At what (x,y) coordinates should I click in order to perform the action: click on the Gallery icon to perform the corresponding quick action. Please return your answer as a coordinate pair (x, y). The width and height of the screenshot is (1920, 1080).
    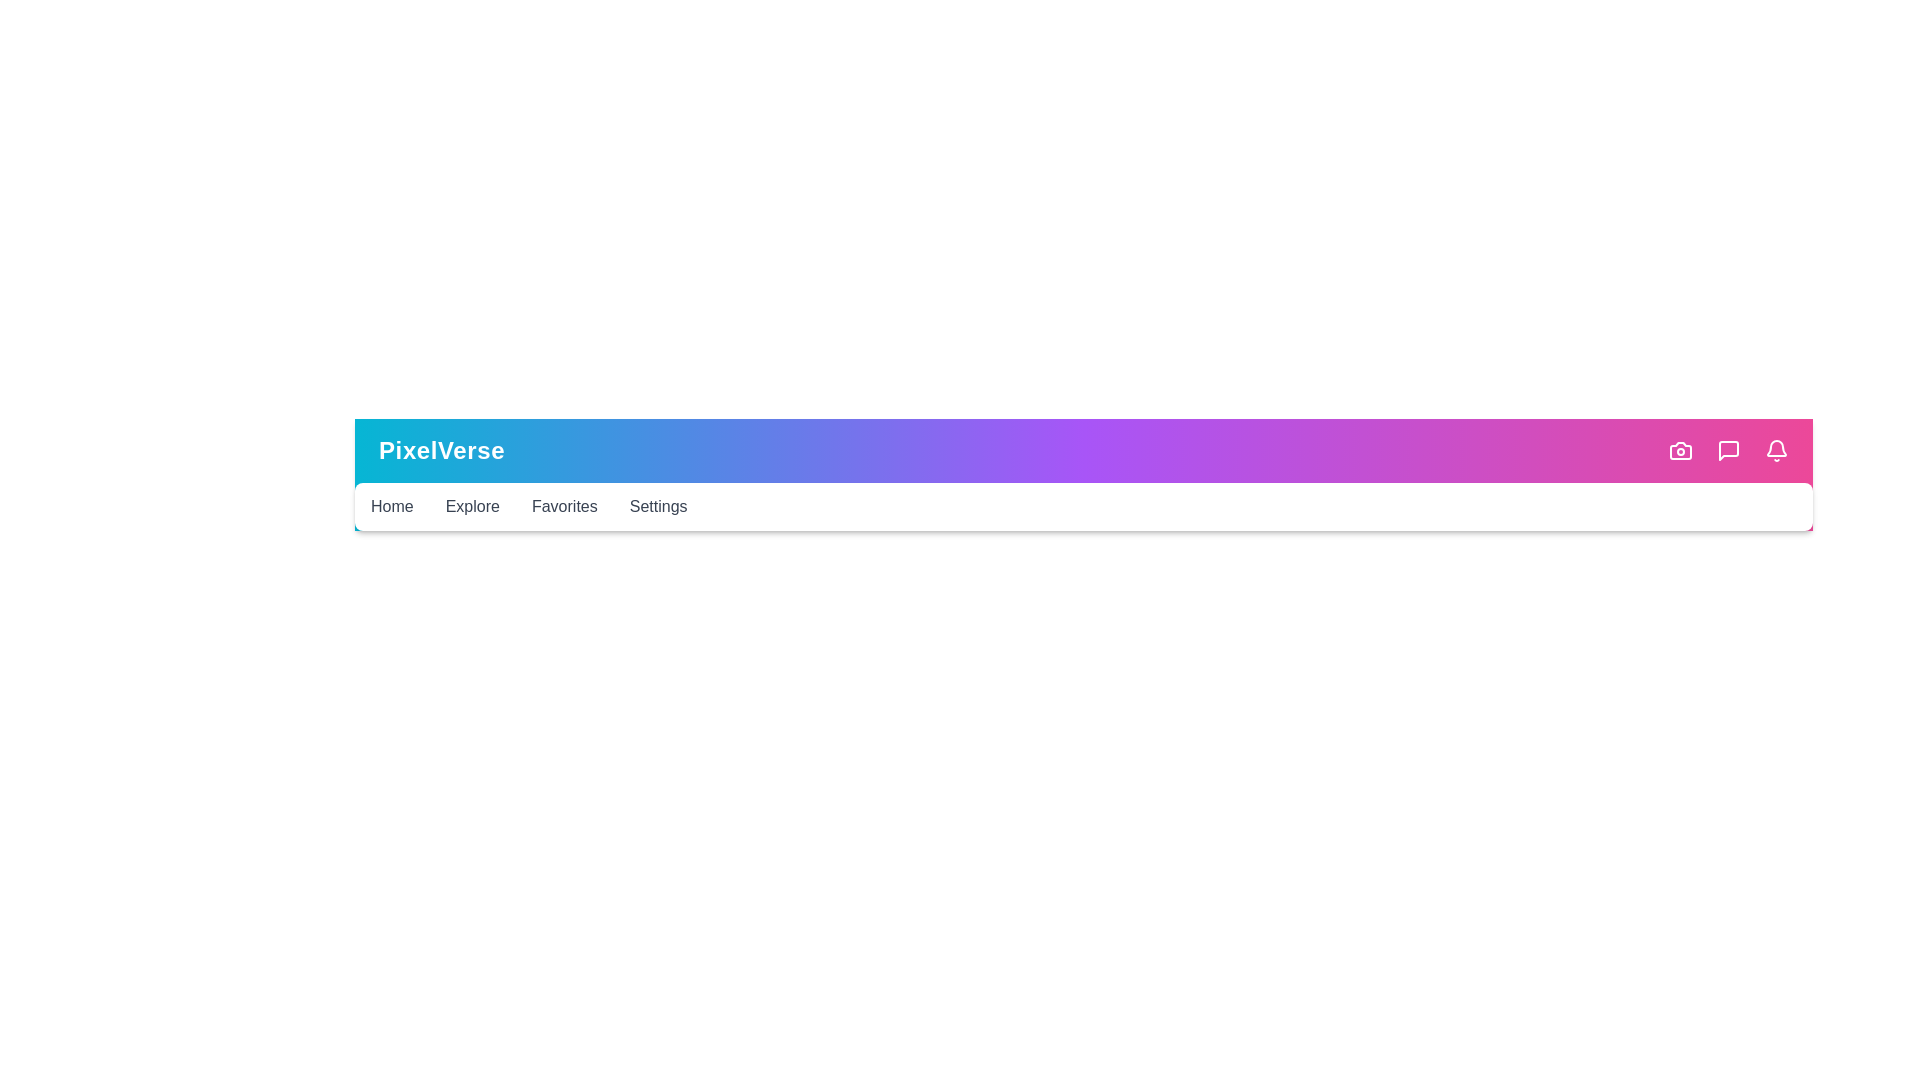
    Looking at the image, I should click on (1680, 451).